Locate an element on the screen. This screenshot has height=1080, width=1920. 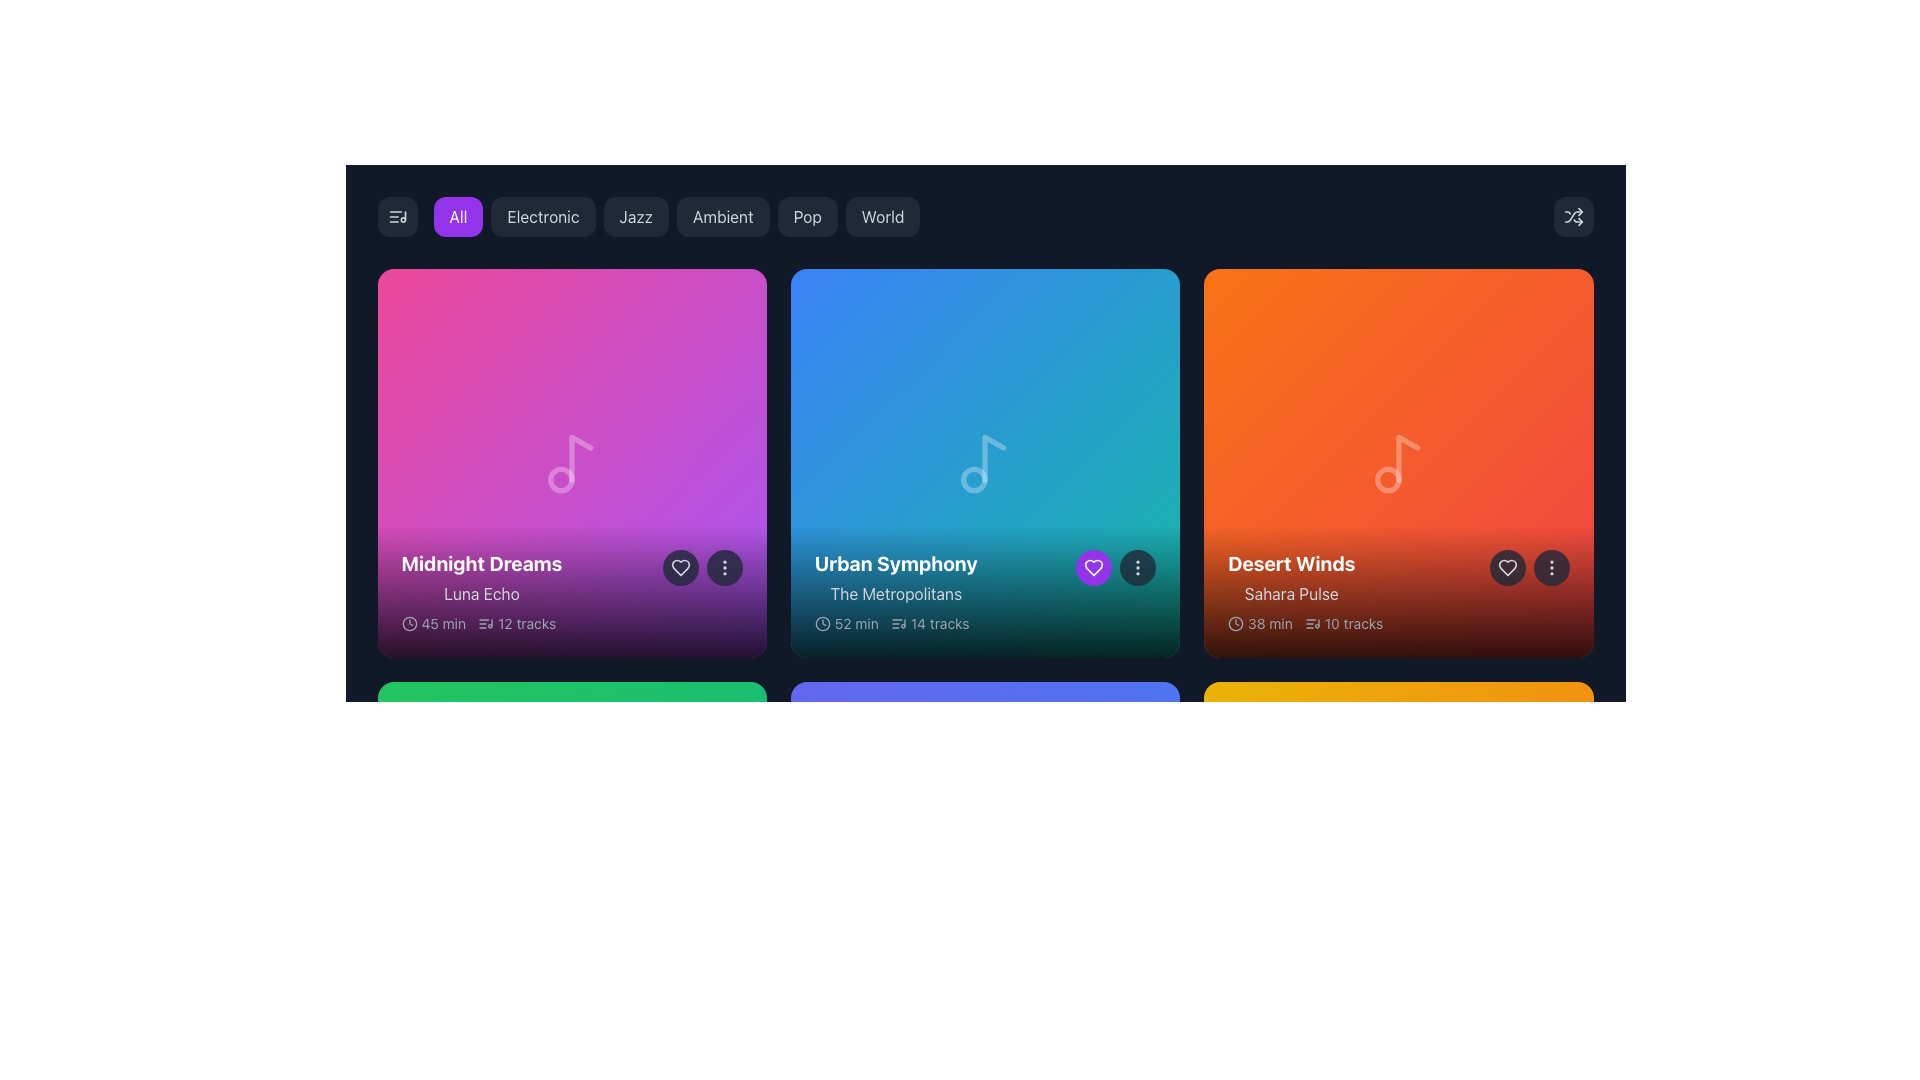
the vertical three-dot icon located in the bottom-right corner of the 'Desert Winds' card is located at coordinates (1550, 568).